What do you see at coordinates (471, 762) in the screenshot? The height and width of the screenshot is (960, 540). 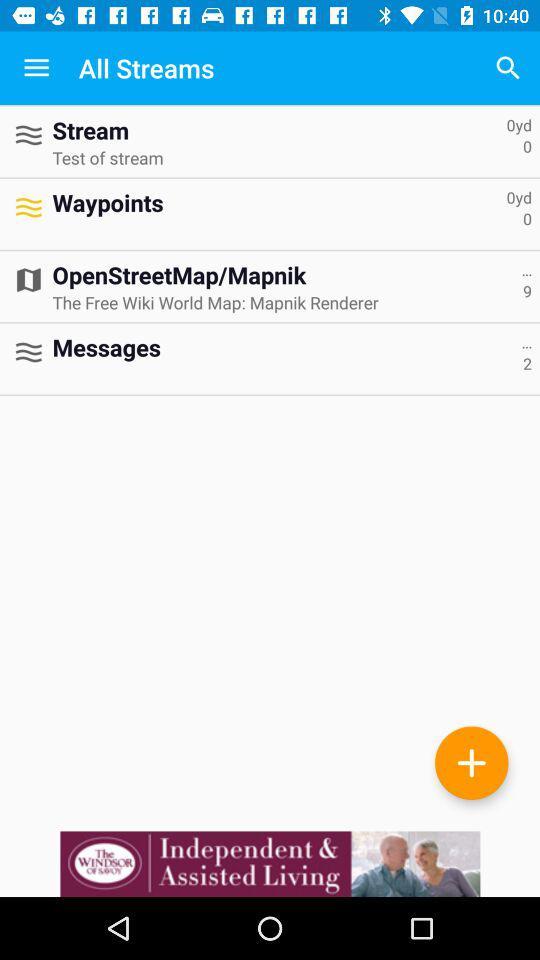 I see `more options` at bounding box center [471, 762].